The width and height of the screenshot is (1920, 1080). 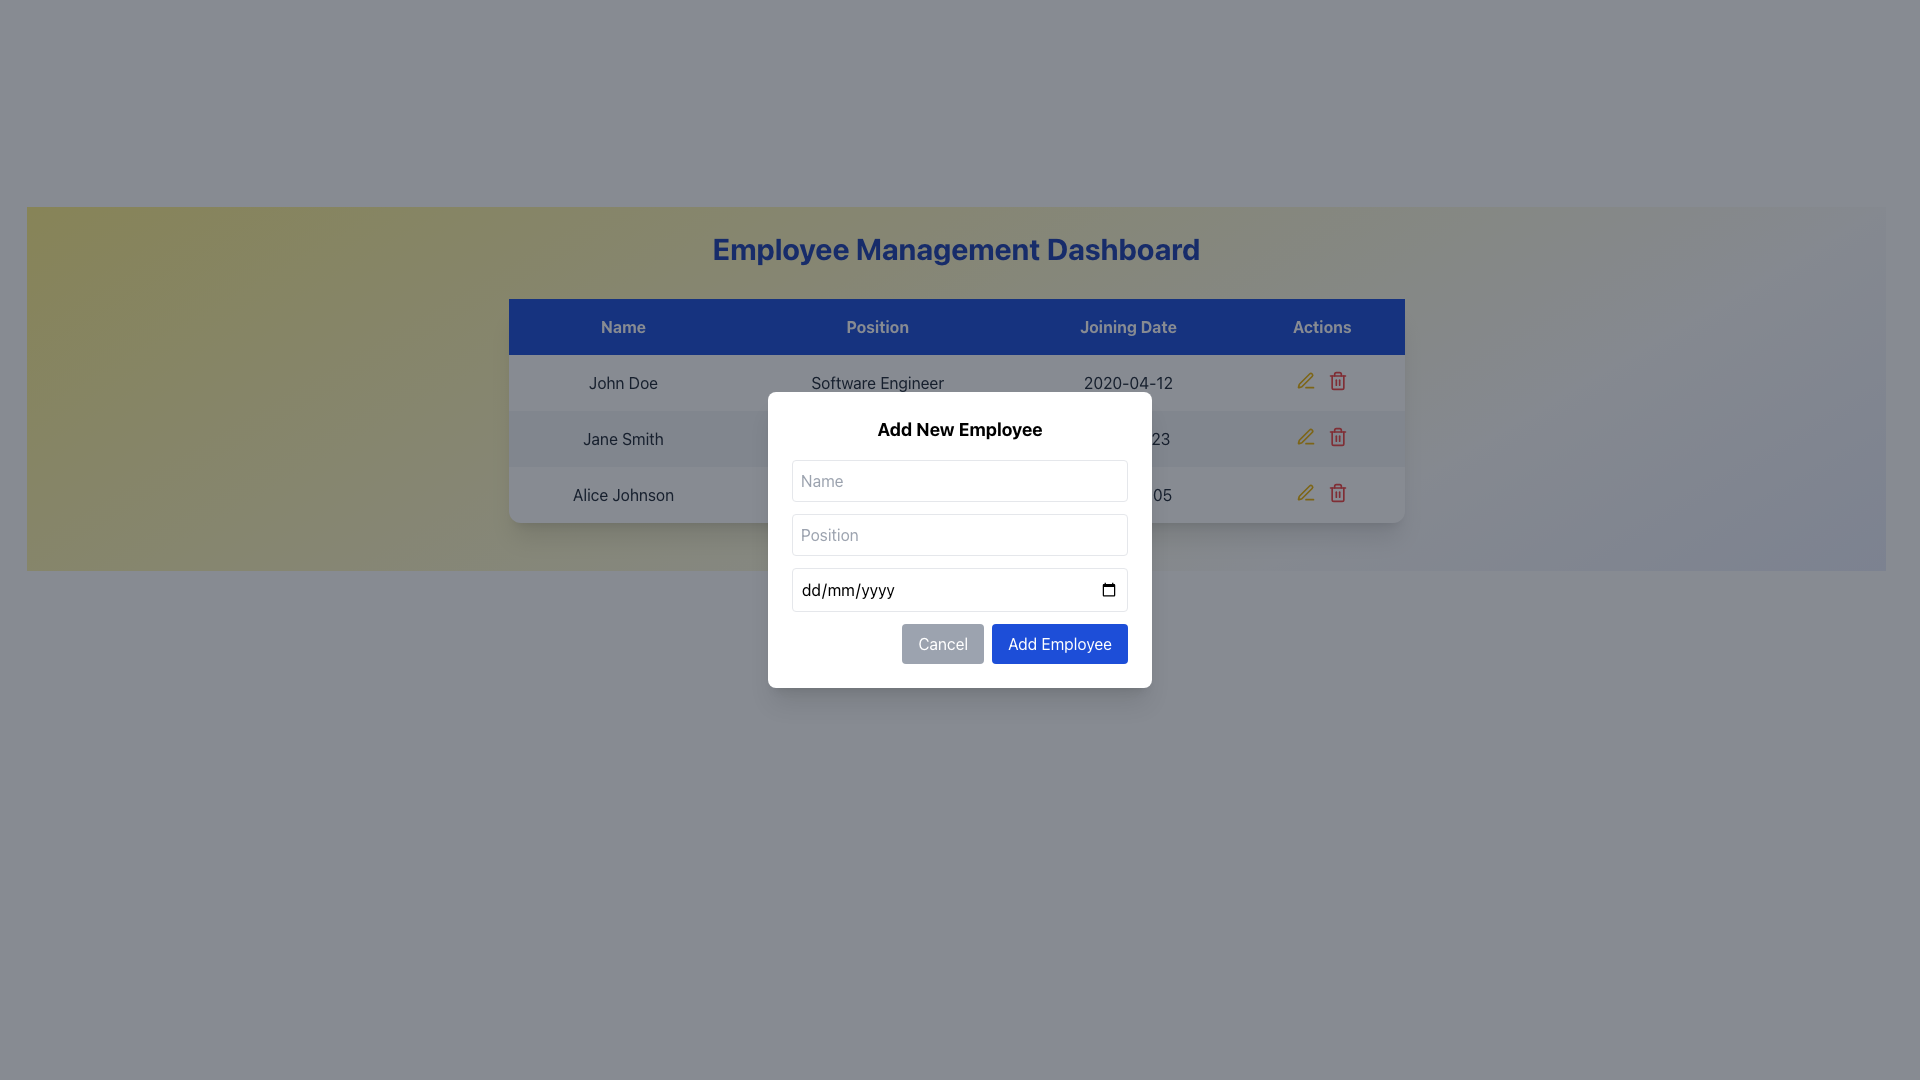 What do you see at coordinates (1338, 381) in the screenshot?
I see `the red trash bin icon button located in the 'Actions' column of the first row` at bounding box center [1338, 381].